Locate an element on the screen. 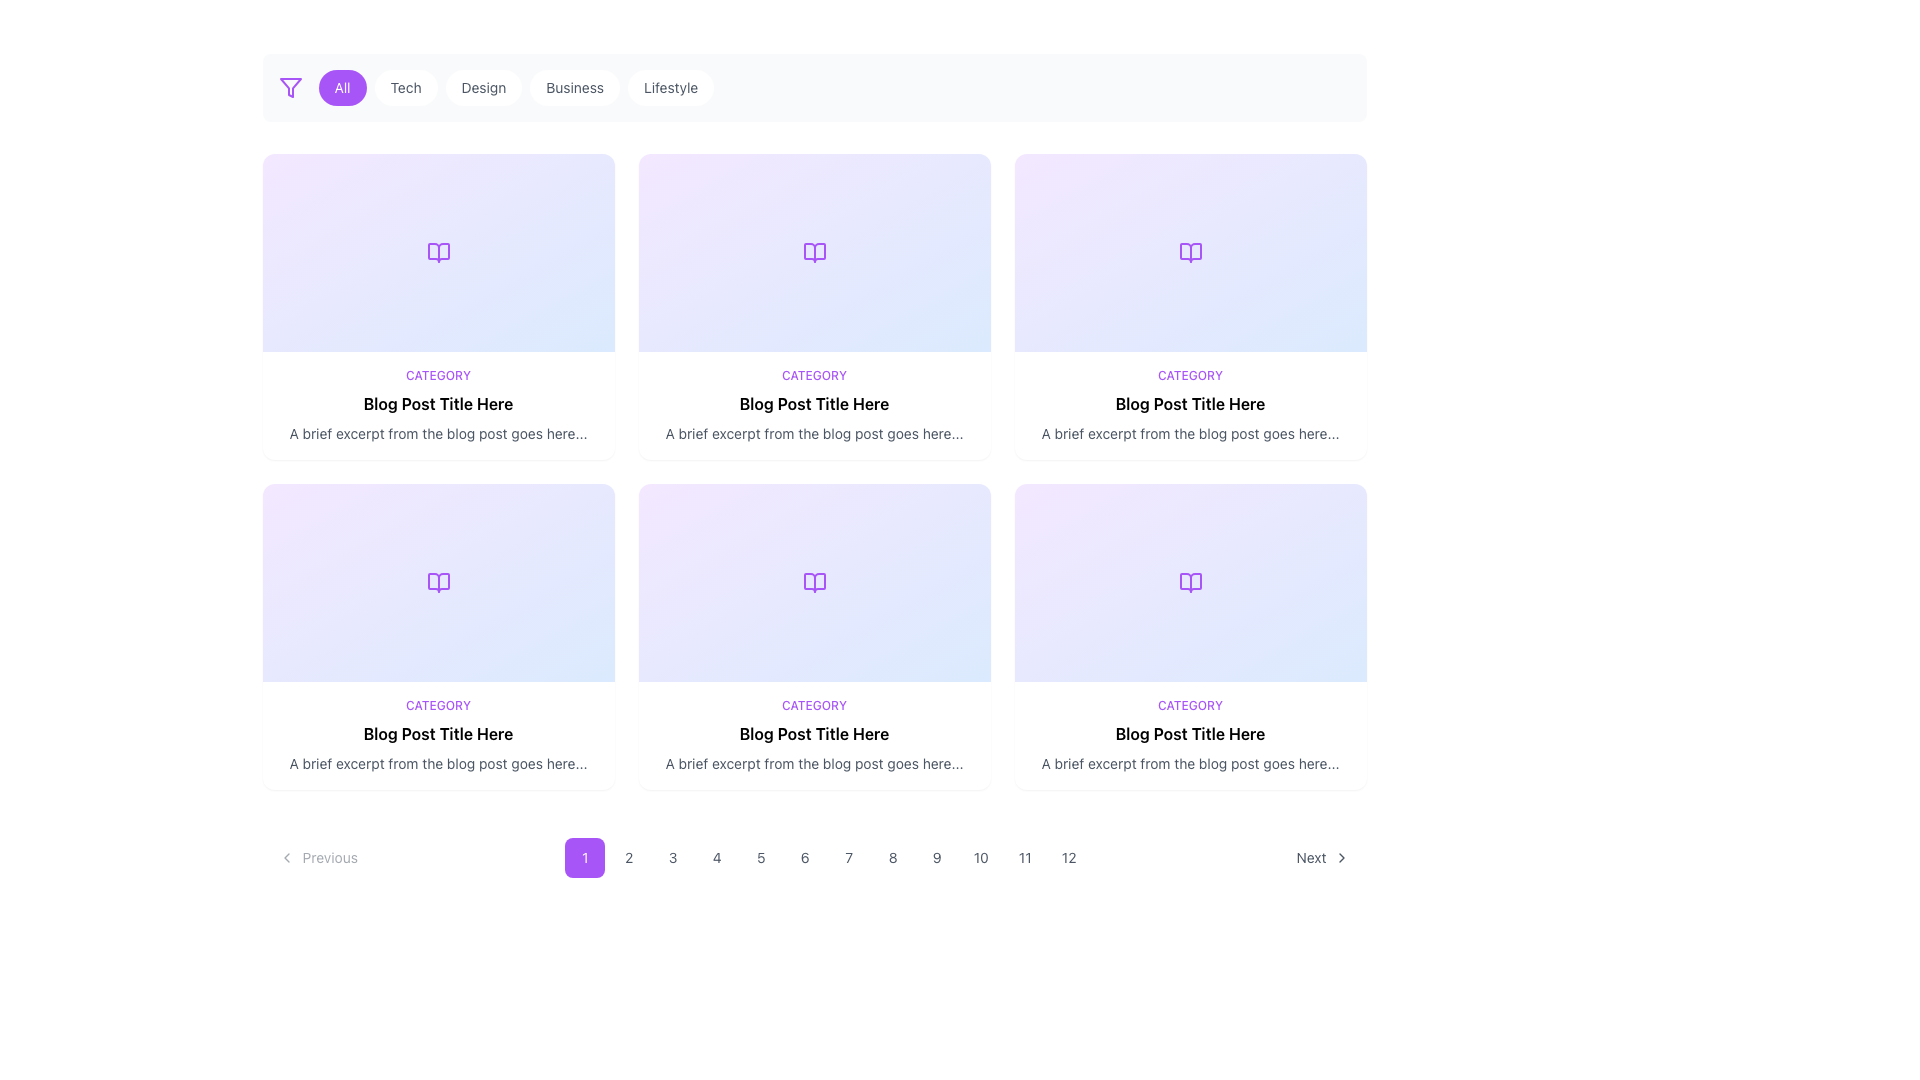  text from the text block that provides information about the blog post, located in the second card from the left in the second row of the grid layout is located at coordinates (814, 405).